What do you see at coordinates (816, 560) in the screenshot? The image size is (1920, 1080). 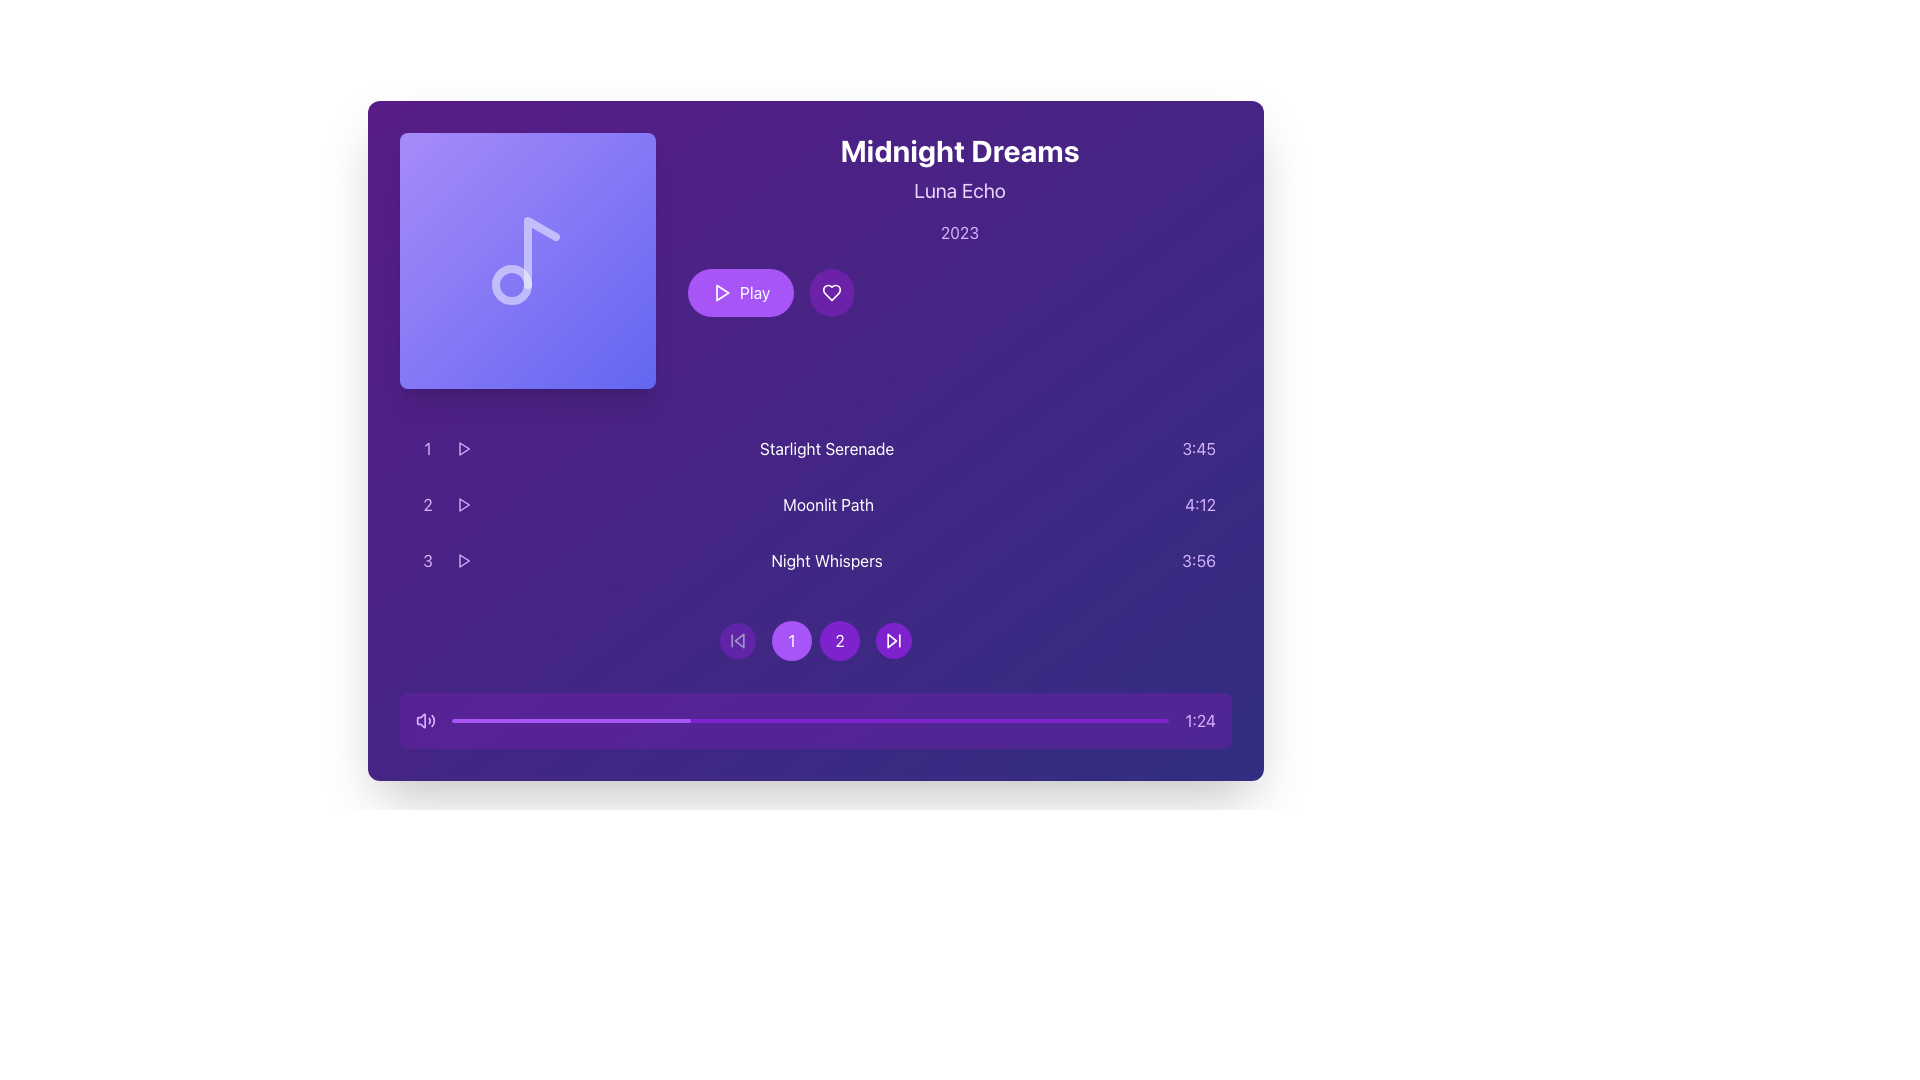 I see `the playlist item displaying track number '3' with the title 'Night Whispers'` at bounding box center [816, 560].